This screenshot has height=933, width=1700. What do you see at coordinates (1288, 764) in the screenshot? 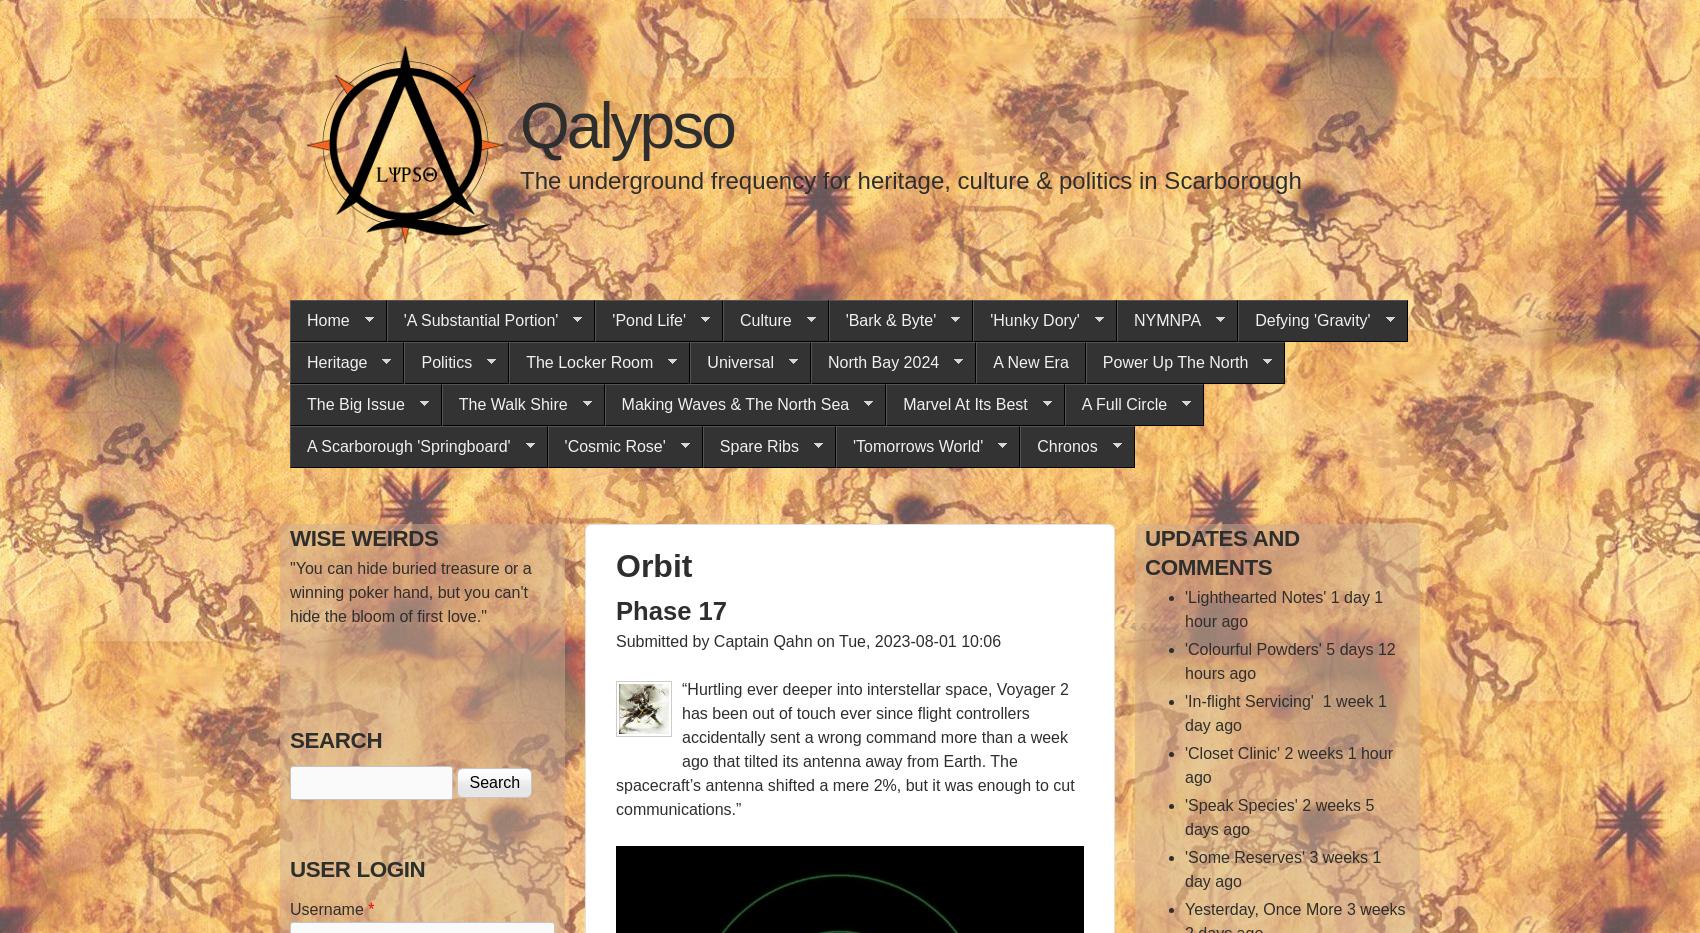
I see `'2 weeks 1 hour ago'` at bounding box center [1288, 764].